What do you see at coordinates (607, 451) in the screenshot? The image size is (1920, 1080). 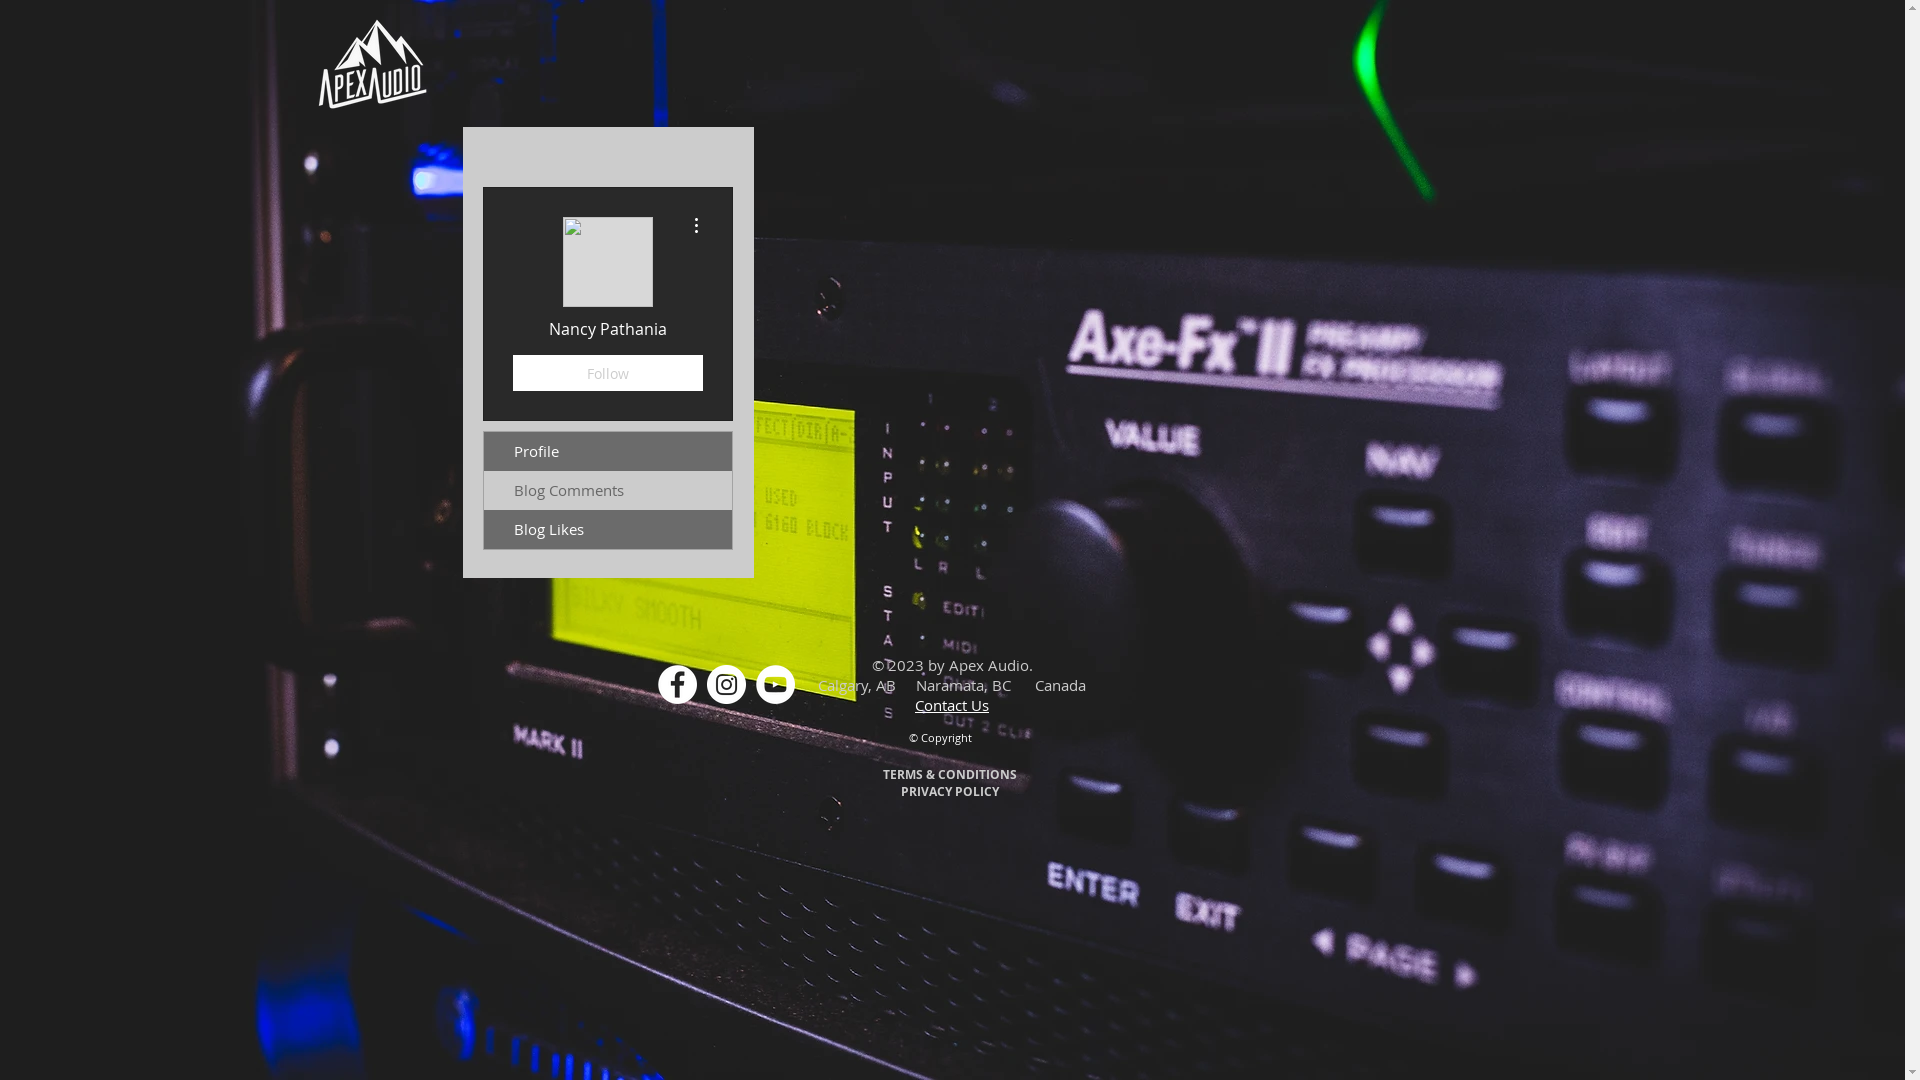 I see `'Profile'` at bounding box center [607, 451].